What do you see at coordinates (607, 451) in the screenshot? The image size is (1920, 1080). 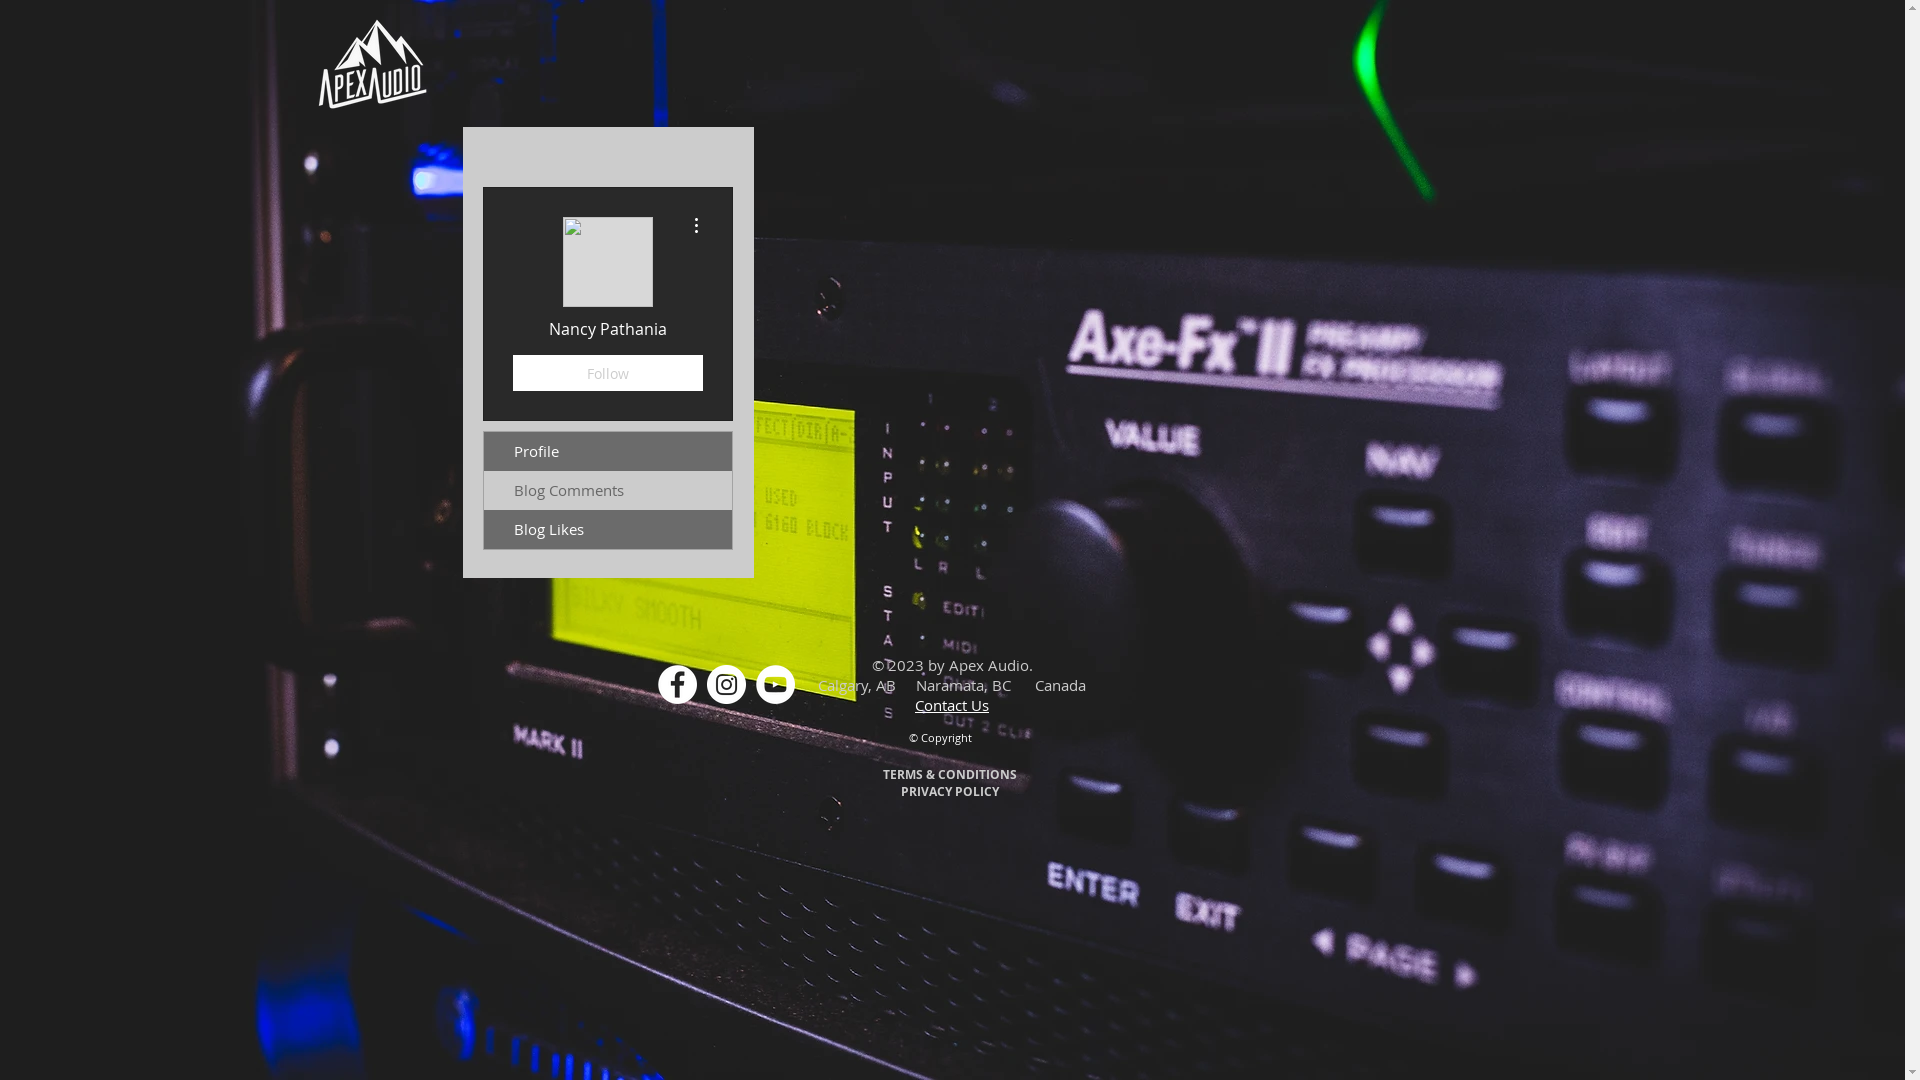 I see `'Profile'` at bounding box center [607, 451].